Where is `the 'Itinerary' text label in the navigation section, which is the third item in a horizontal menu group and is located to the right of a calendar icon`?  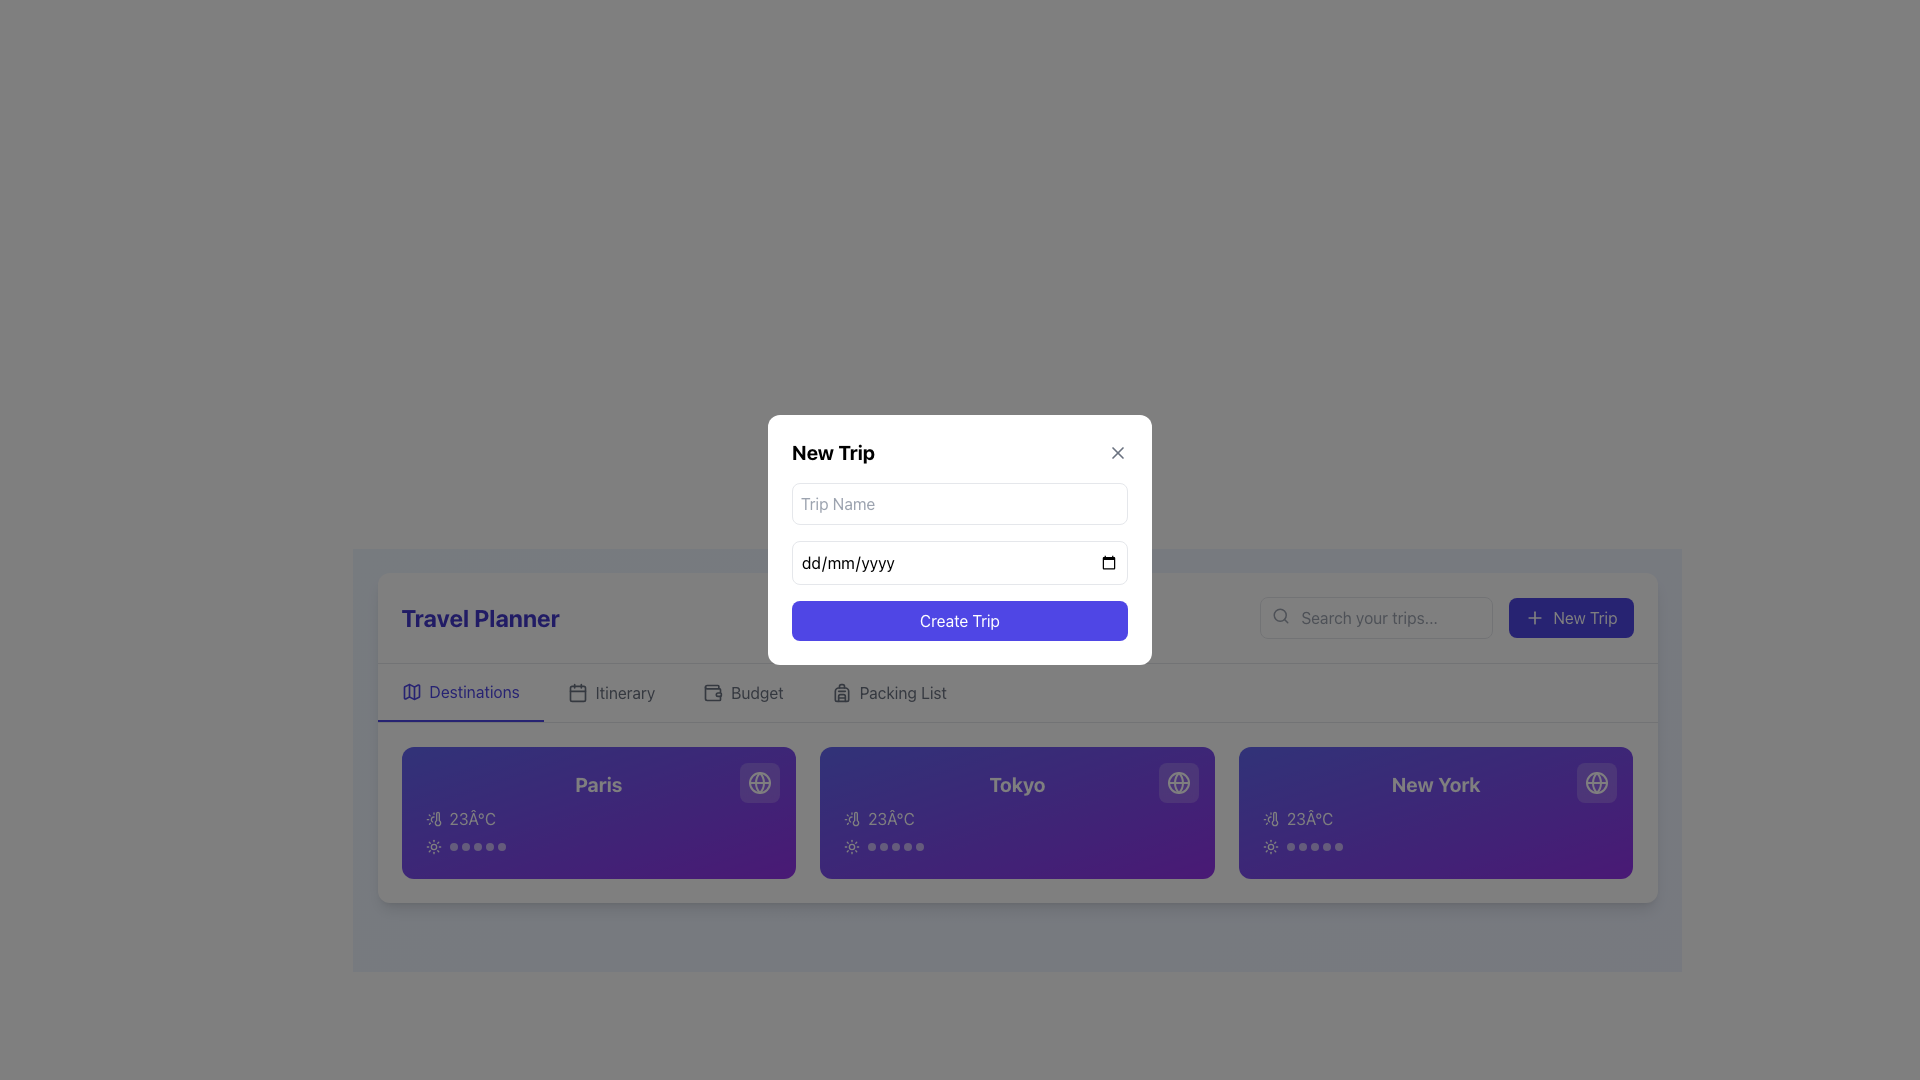
the 'Itinerary' text label in the navigation section, which is the third item in a horizontal menu group and is located to the right of a calendar icon is located at coordinates (624, 692).